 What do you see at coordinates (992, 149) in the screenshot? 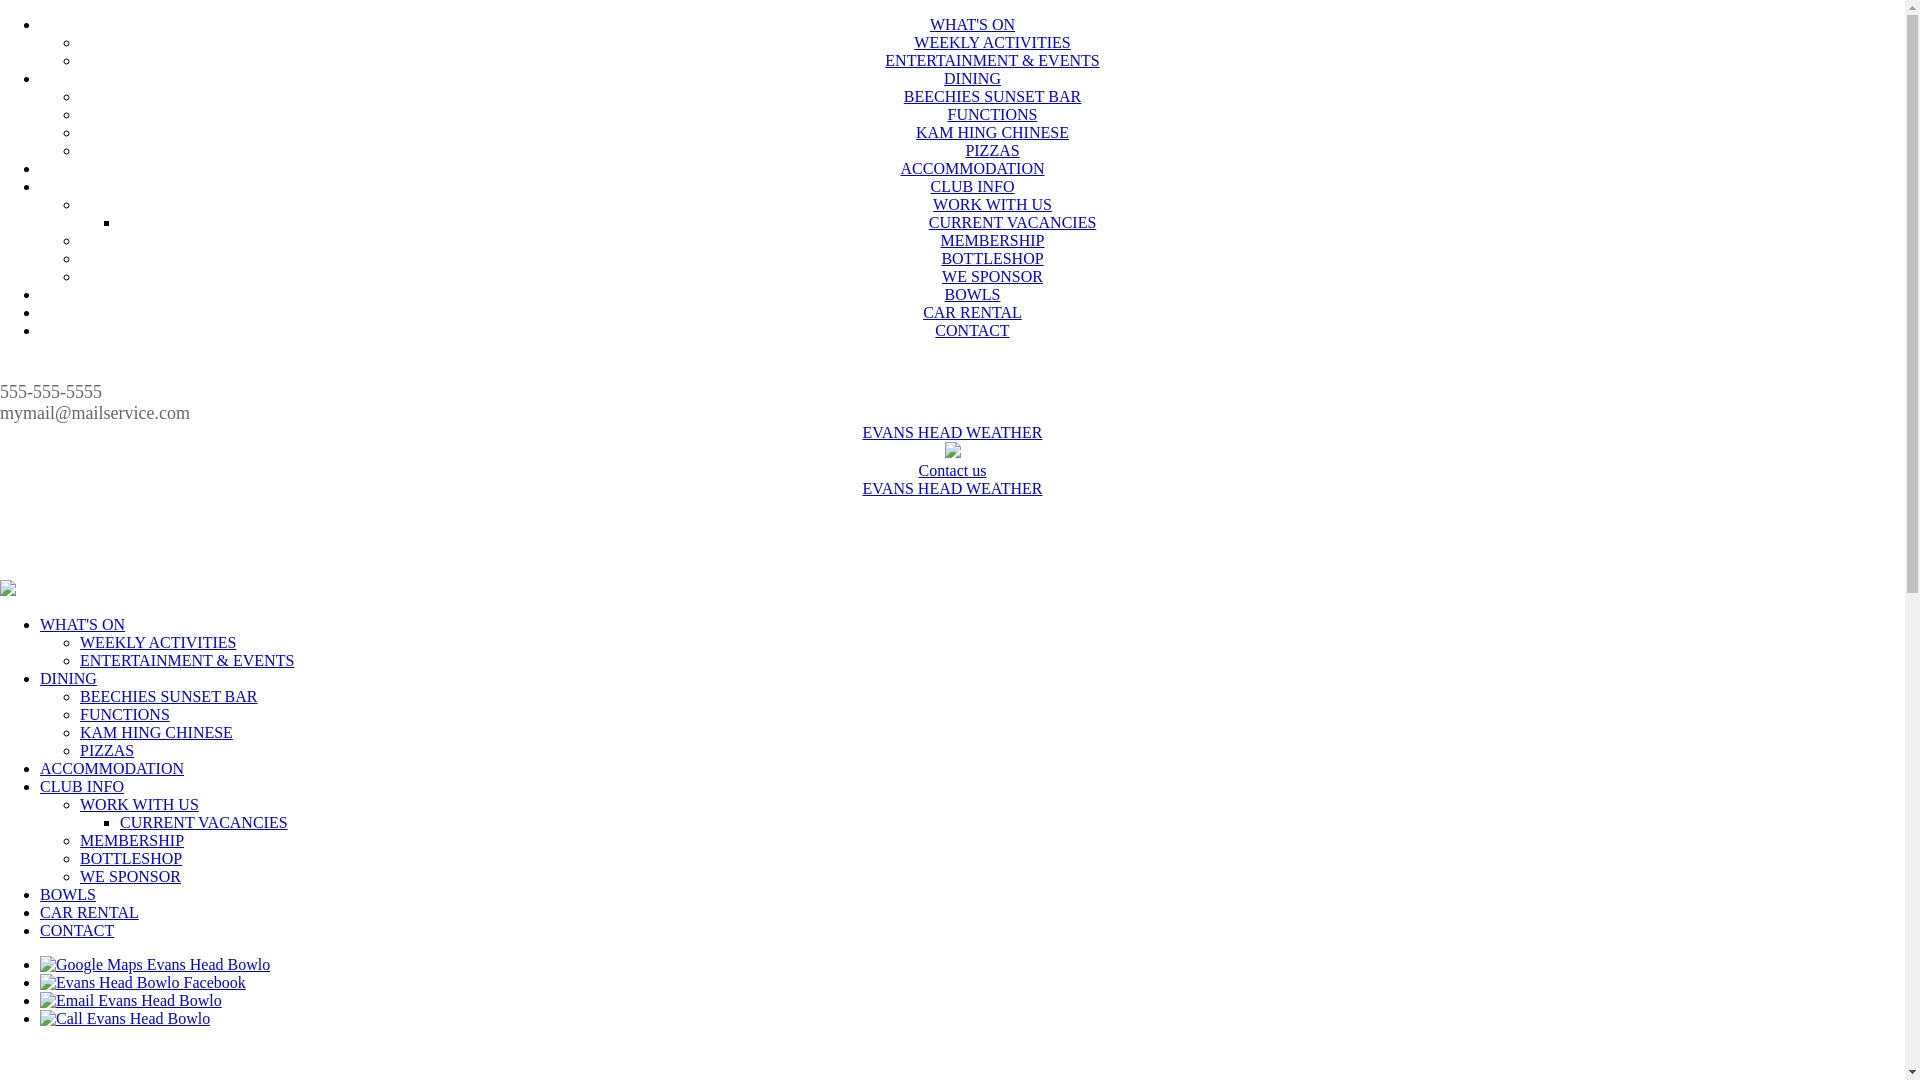
I see `'PIZZAS'` at bounding box center [992, 149].